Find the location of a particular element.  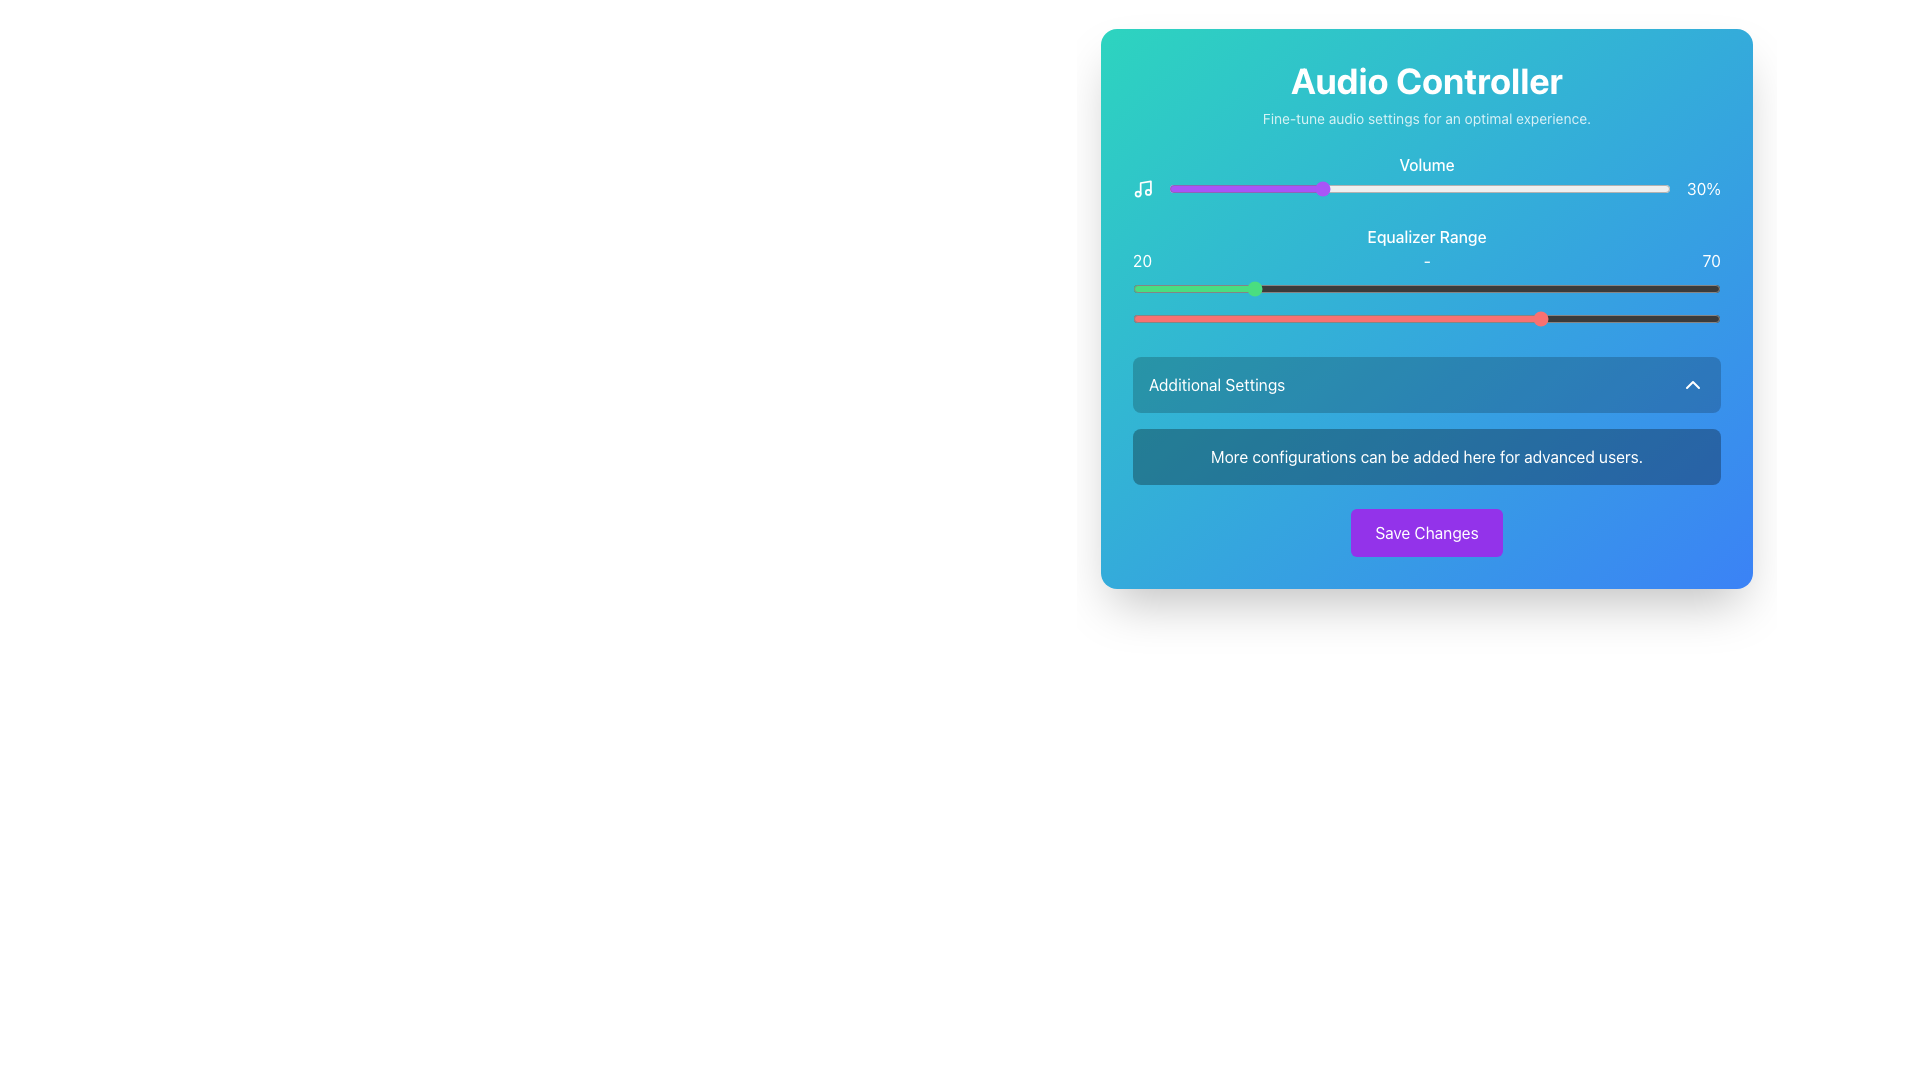

the slider is located at coordinates (1529, 189).